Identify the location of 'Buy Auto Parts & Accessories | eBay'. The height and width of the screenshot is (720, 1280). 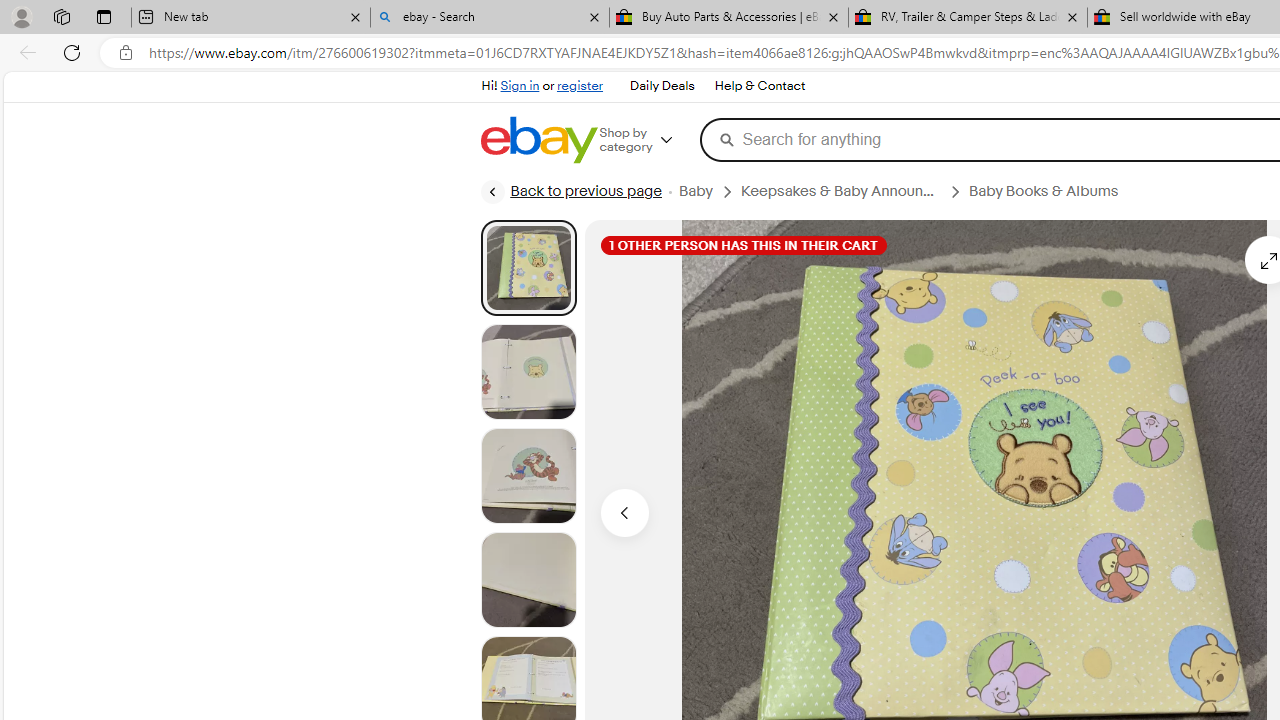
(728, 17).